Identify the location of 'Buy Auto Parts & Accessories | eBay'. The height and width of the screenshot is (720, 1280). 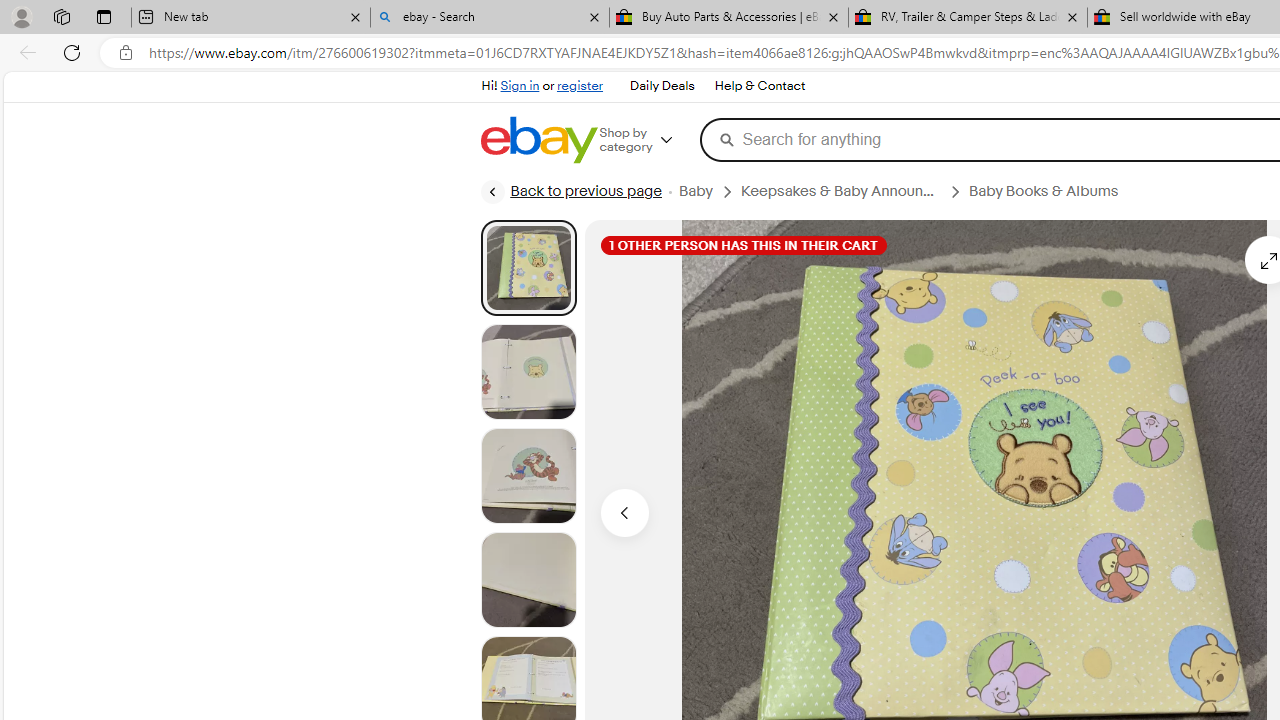
(728, 17).